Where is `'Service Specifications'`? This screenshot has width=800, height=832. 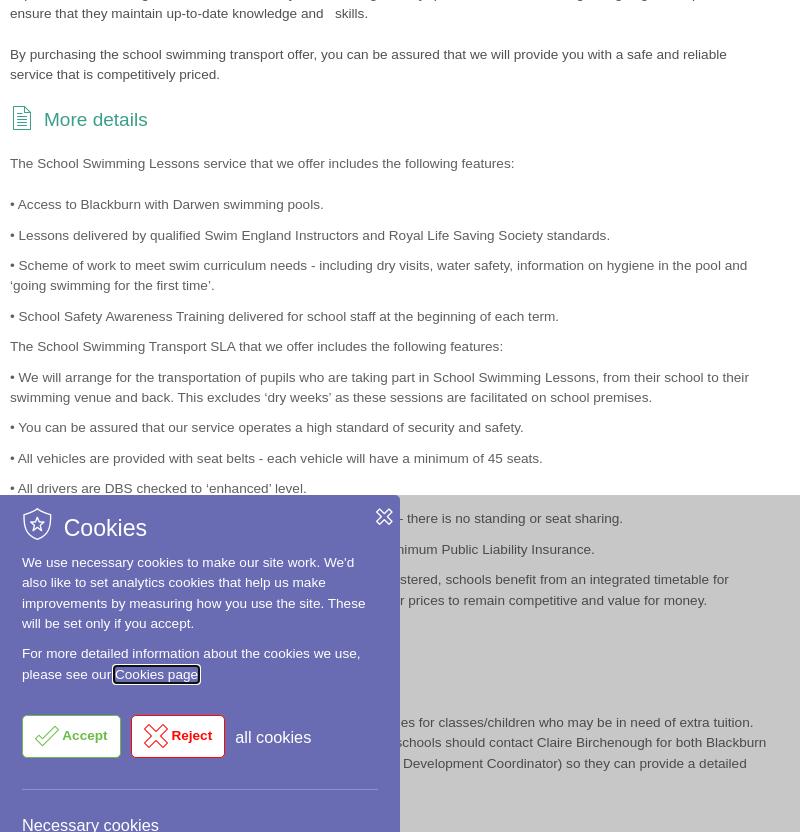
'Service Specifications' is located at coordinates (136, 432).